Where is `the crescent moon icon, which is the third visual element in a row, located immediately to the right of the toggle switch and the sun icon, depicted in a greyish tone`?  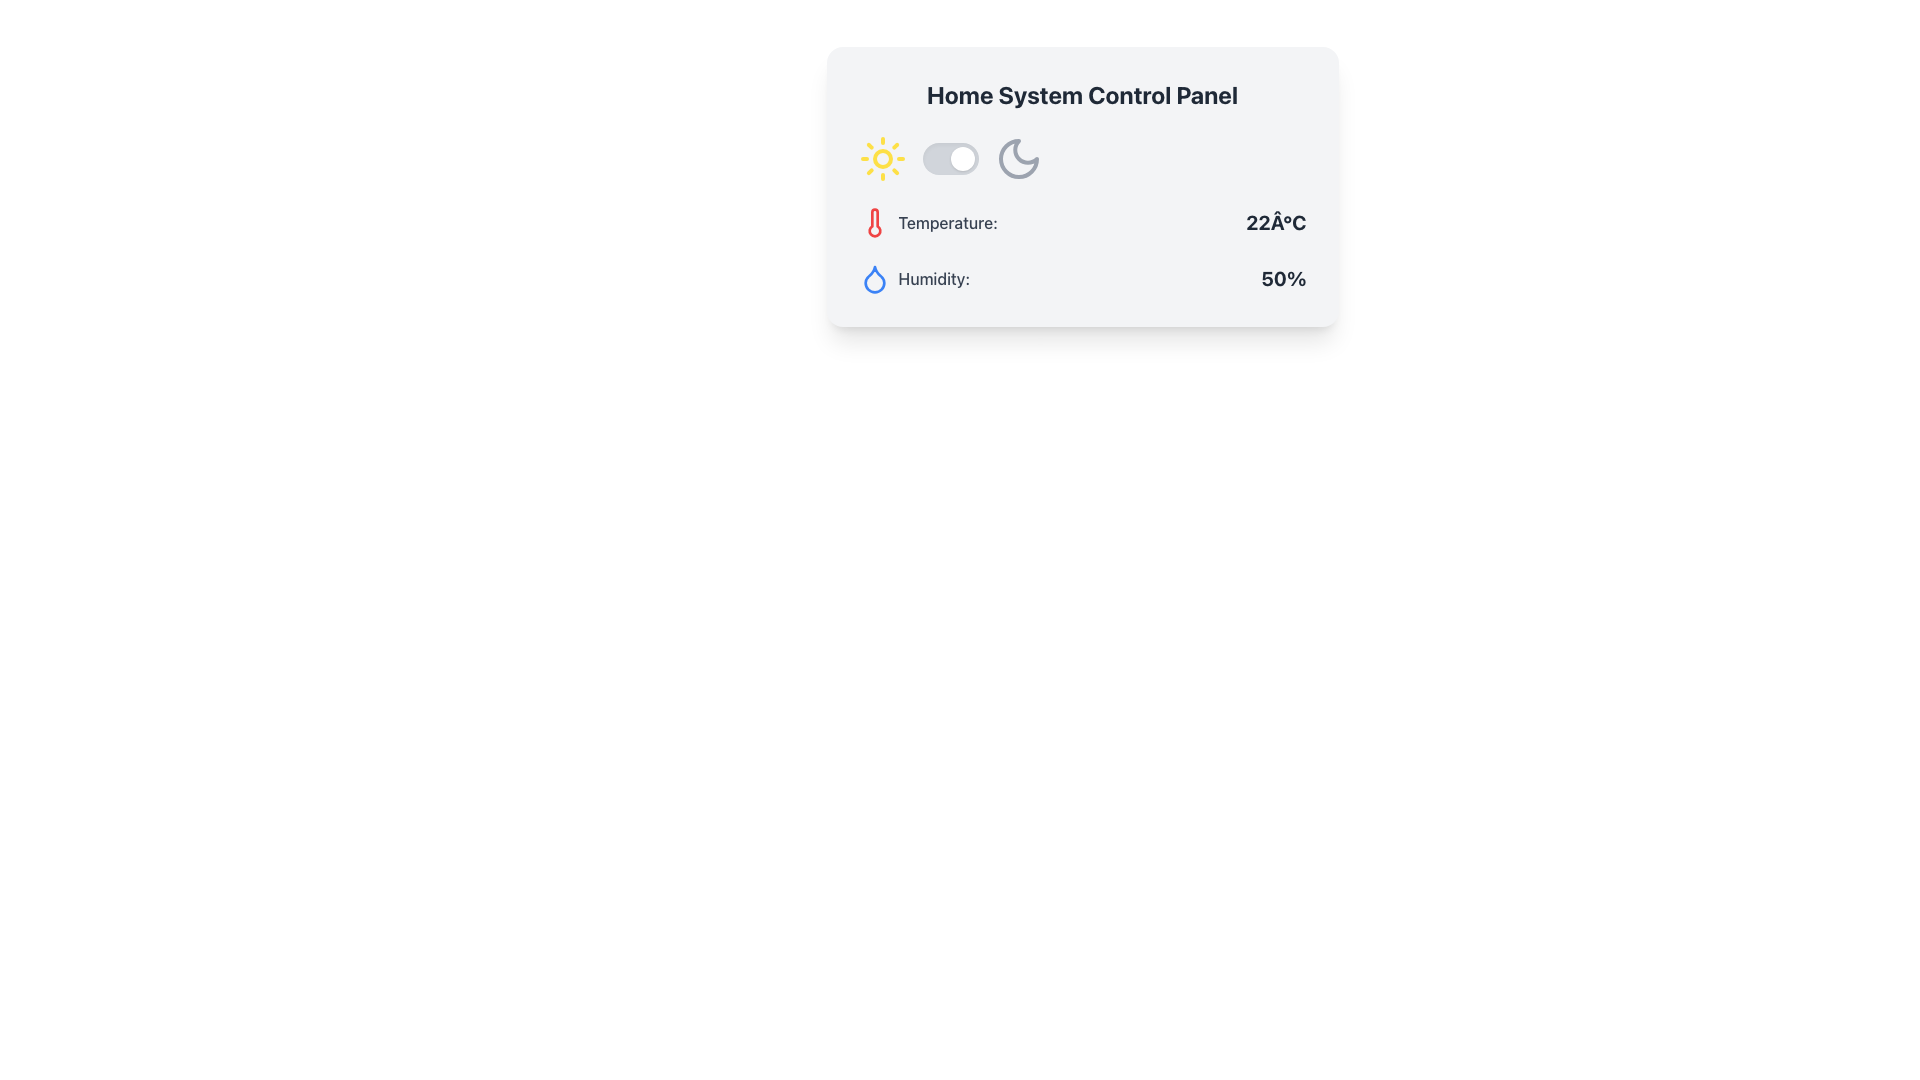
the crescent moon icon, which is the third visual element in a row, located immediately to the right of the toggle switch and the sun icon, depicted in a greyish tone is located at coordinates (1018, 157).